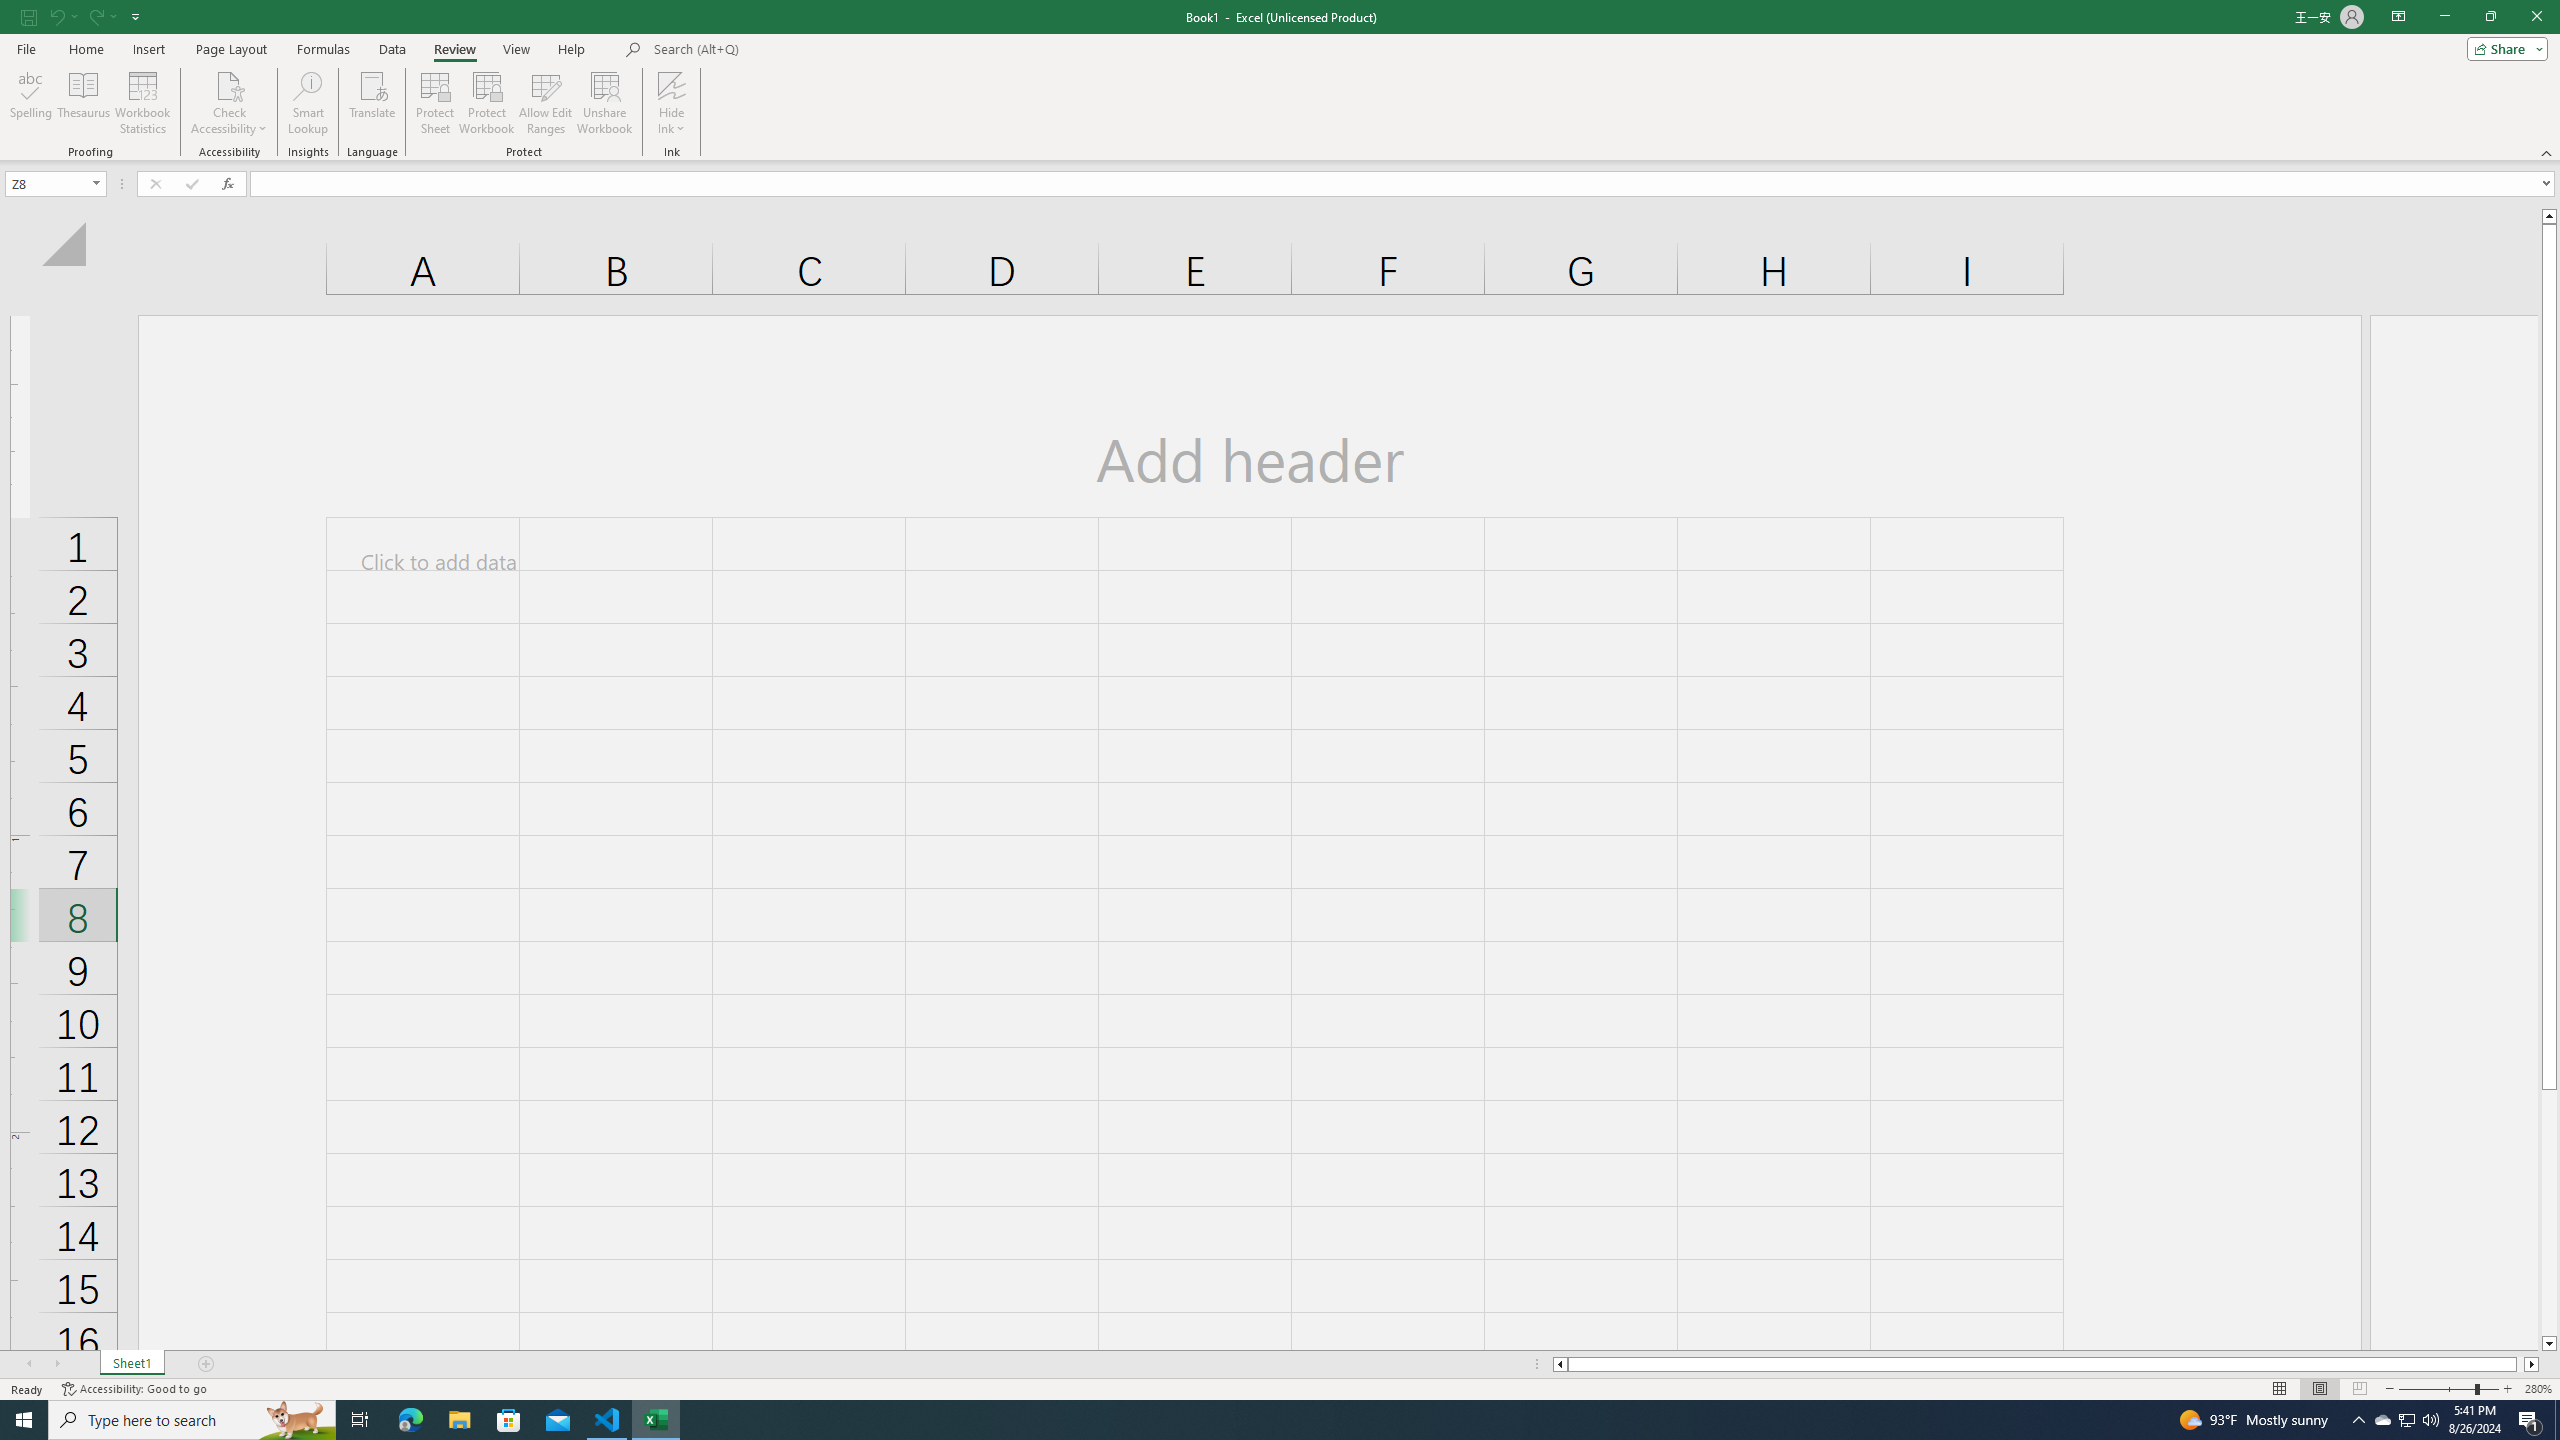  What do you see at coordinates (672, 103) in the screenshot?
I see `'Hide Ink'` at bounding box center [672, 103].